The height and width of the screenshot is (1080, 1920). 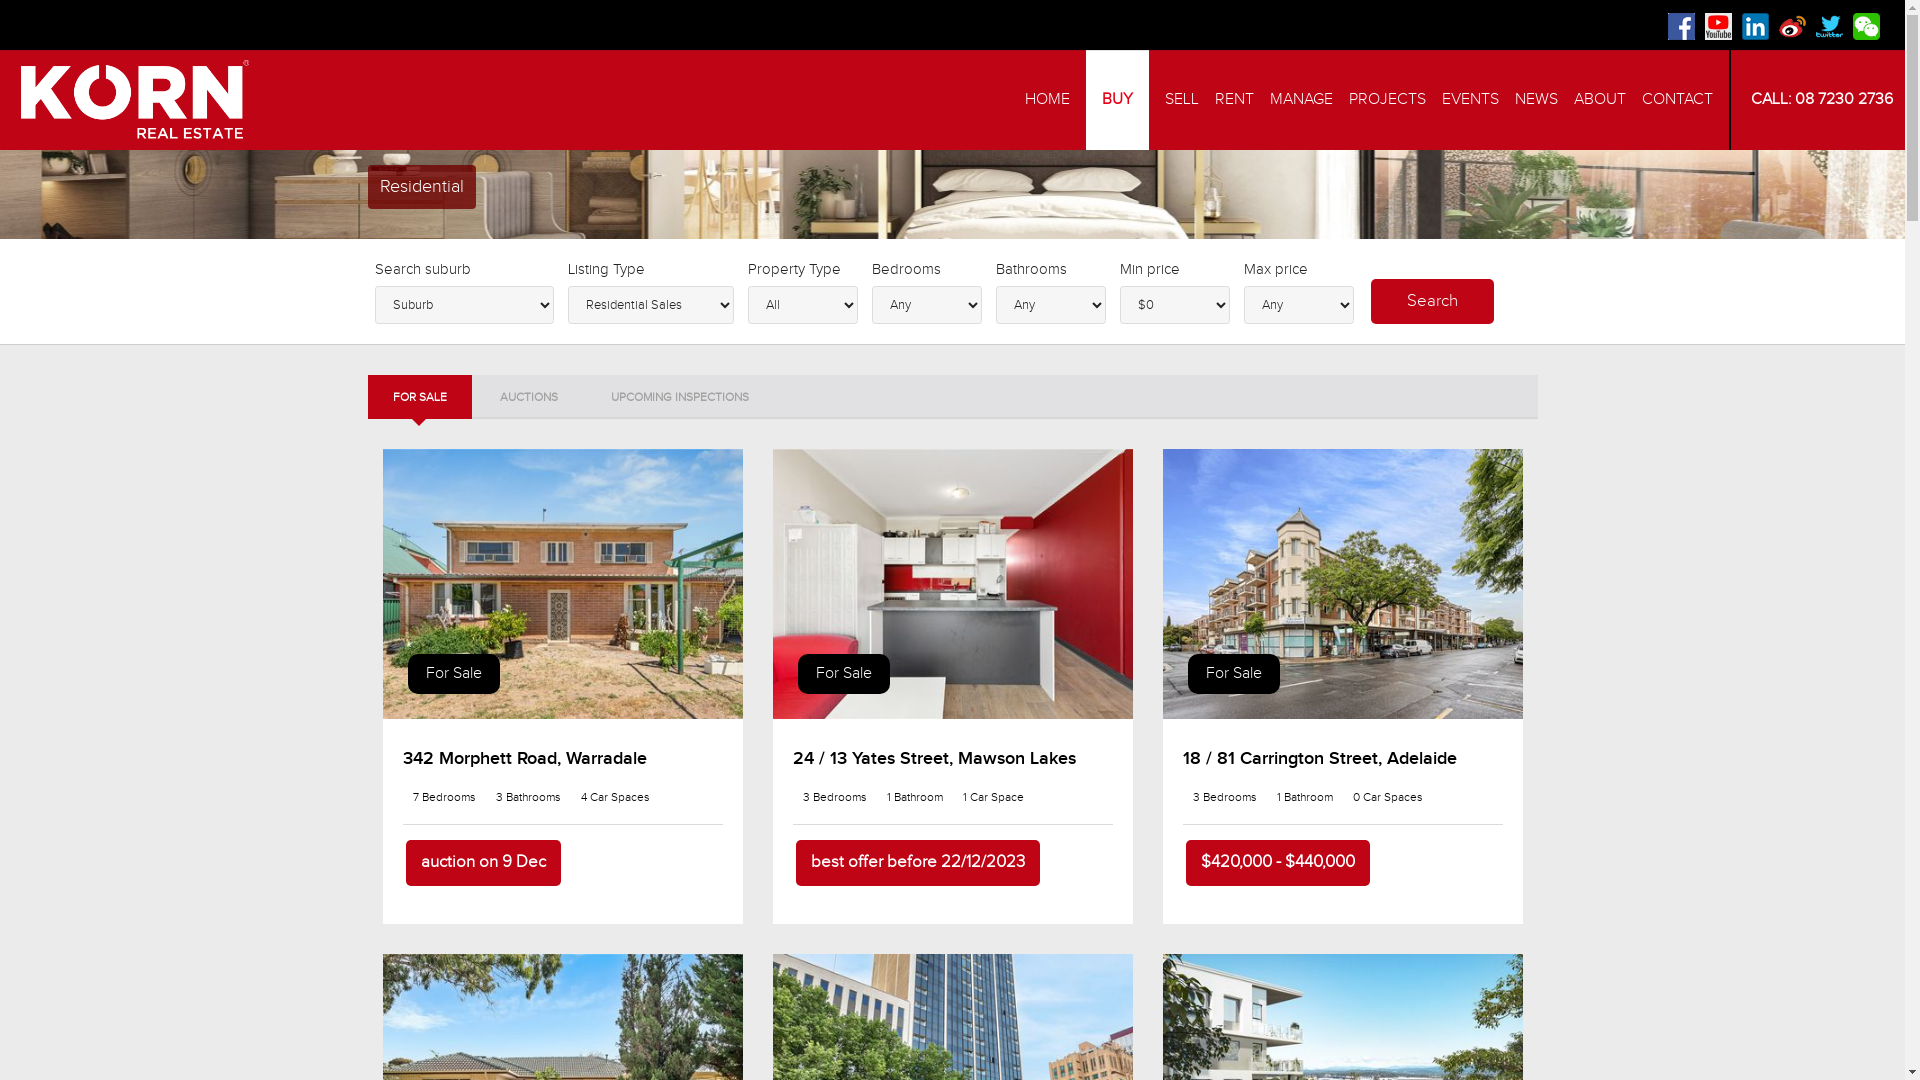 I want to click on 'BUY', so click(x=1084, y=100).